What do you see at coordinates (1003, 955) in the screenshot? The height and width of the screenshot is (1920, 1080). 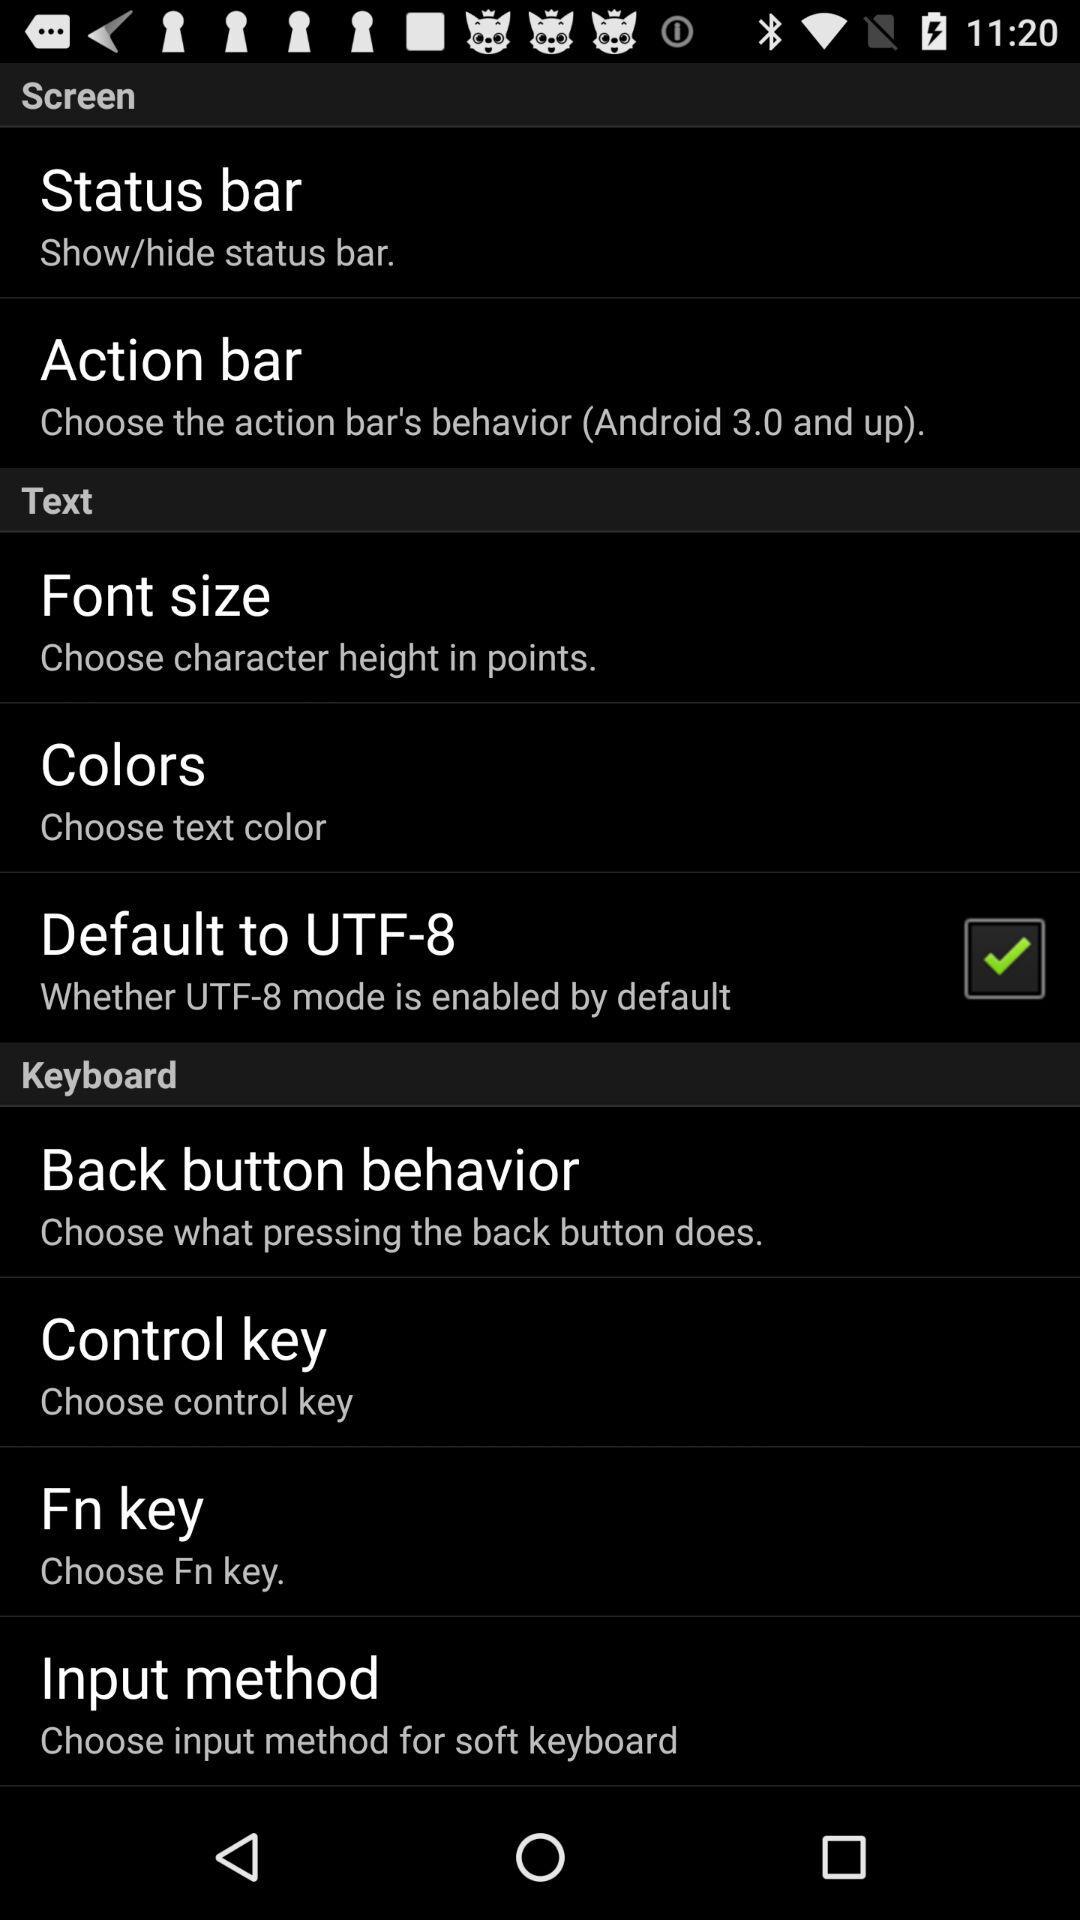 I see `the item above keyboard icon` at bounding box center [1003, 955].